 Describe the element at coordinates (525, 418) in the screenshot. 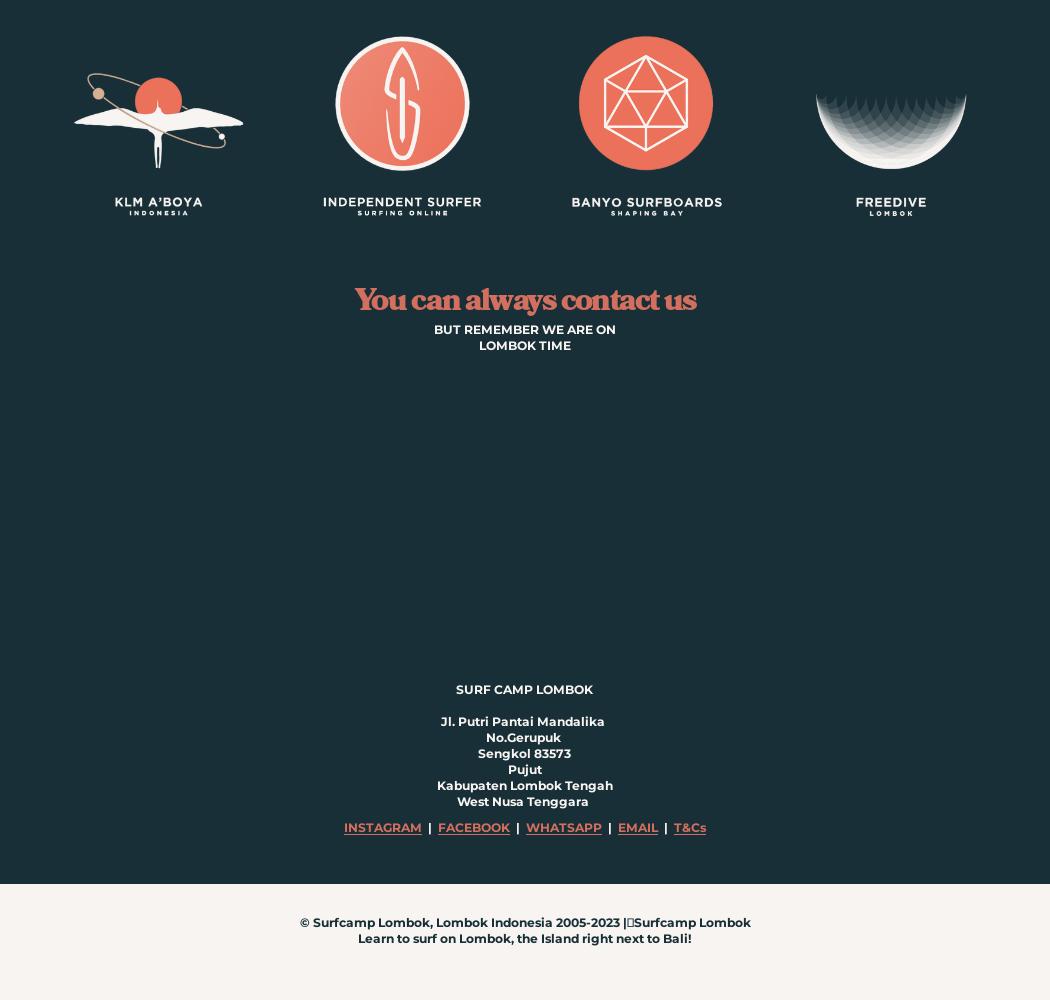

I see `'FAQ'` at that location.